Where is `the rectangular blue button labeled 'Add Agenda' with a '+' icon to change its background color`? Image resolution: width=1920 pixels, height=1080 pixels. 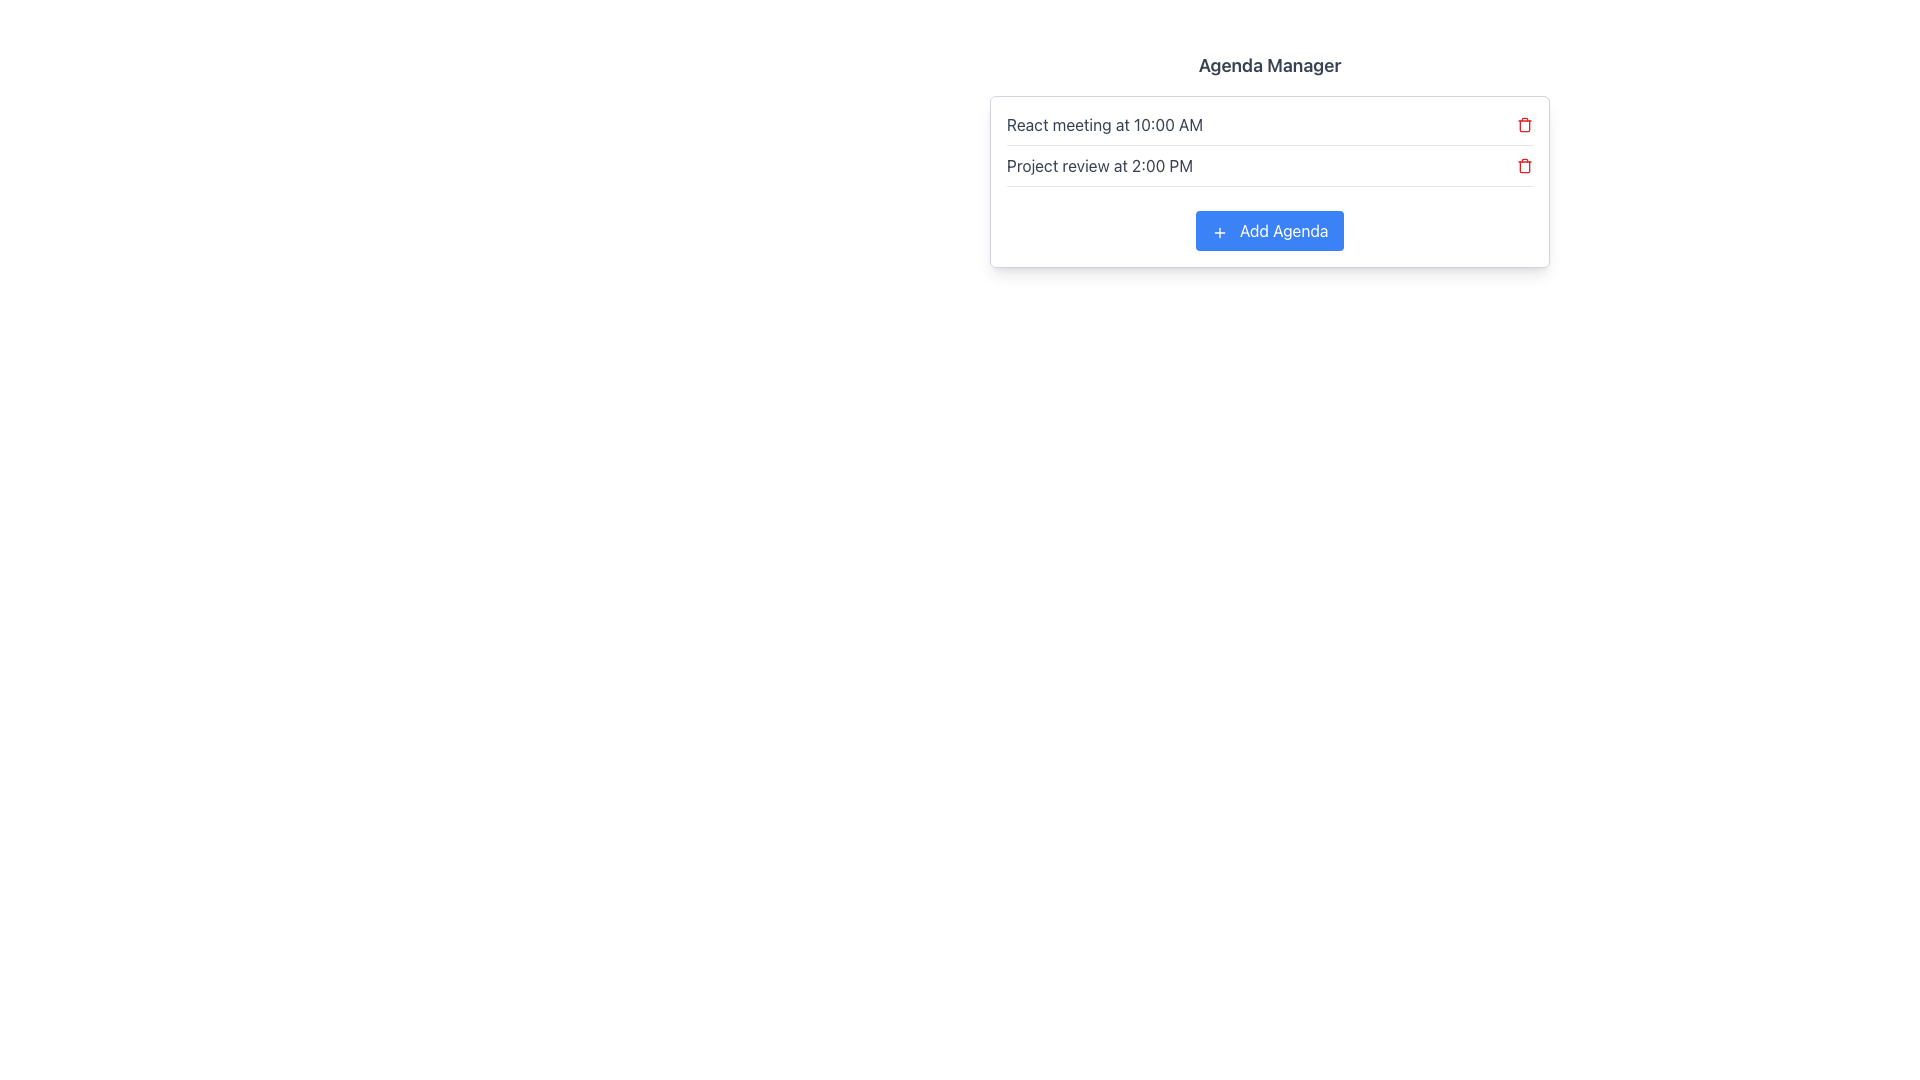
the rectangular blue button labeled 'Add Agenda' with a '+' icon to change its background color is located at coordinates (1269, 230).